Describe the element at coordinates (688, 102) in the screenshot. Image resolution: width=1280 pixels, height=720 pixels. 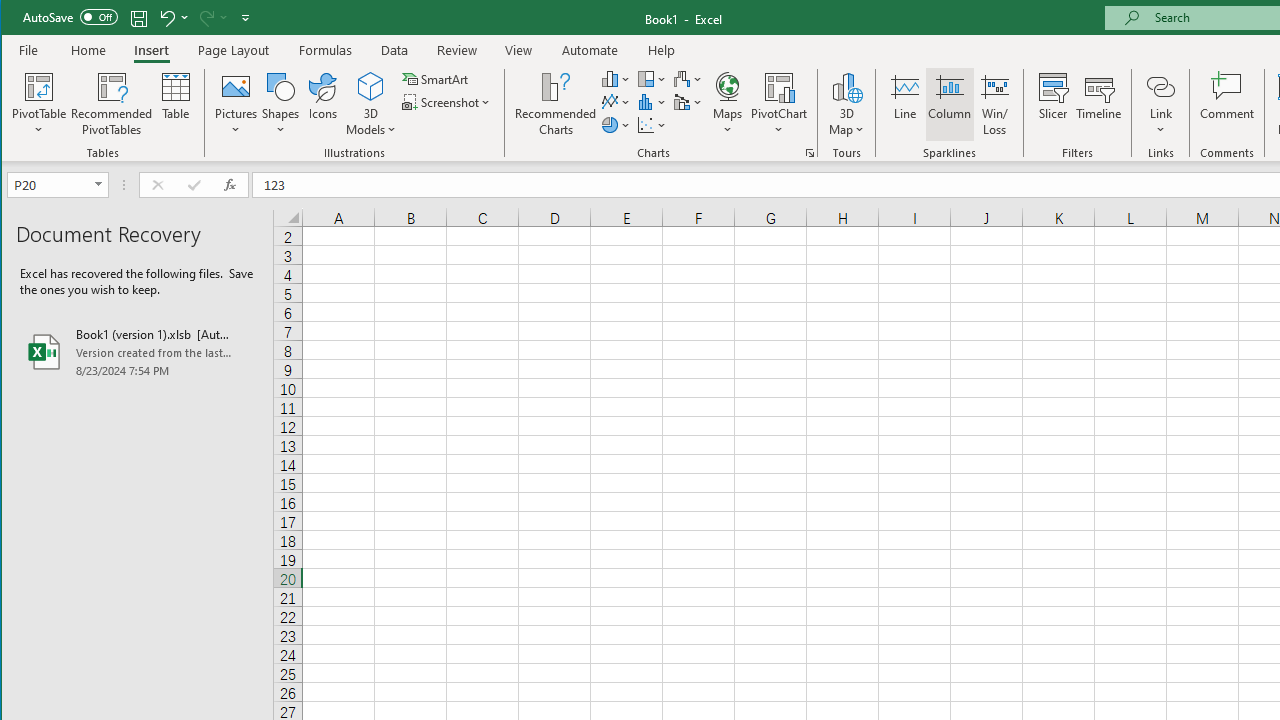
I see `'Insert Combo Chart'` at that location.